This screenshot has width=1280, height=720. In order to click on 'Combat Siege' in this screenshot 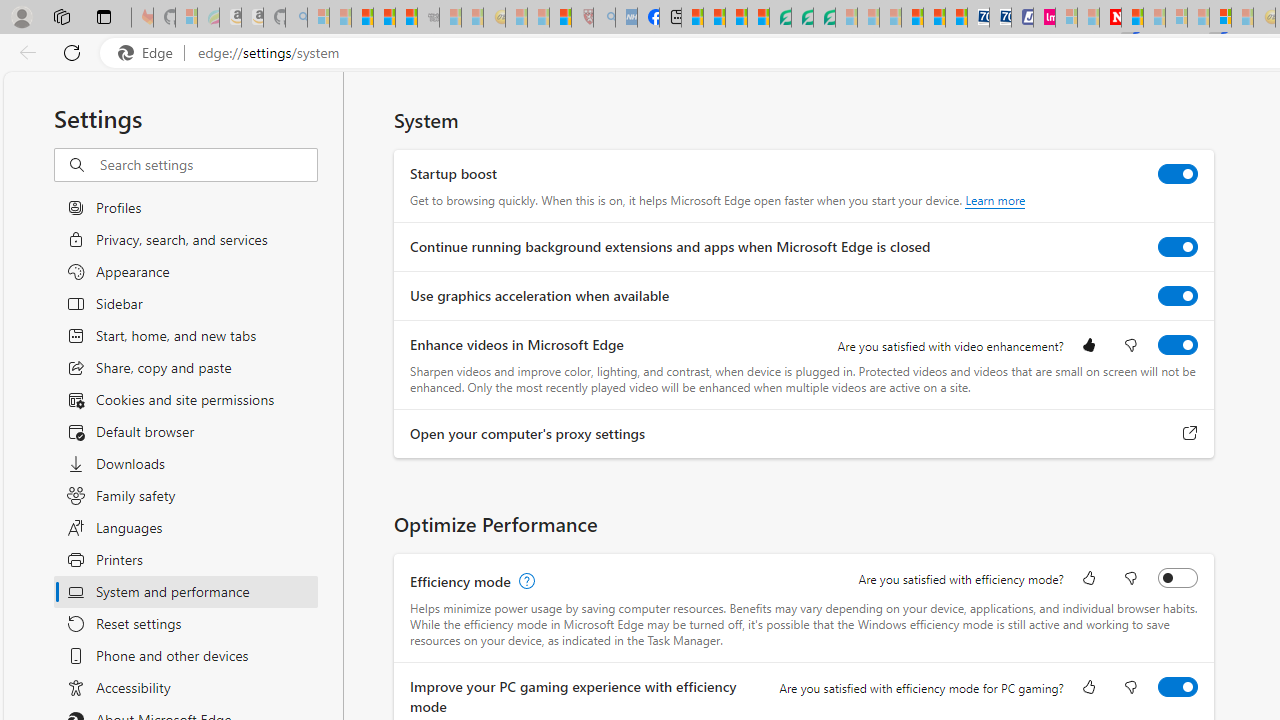, I will do `click(427, 17)`.